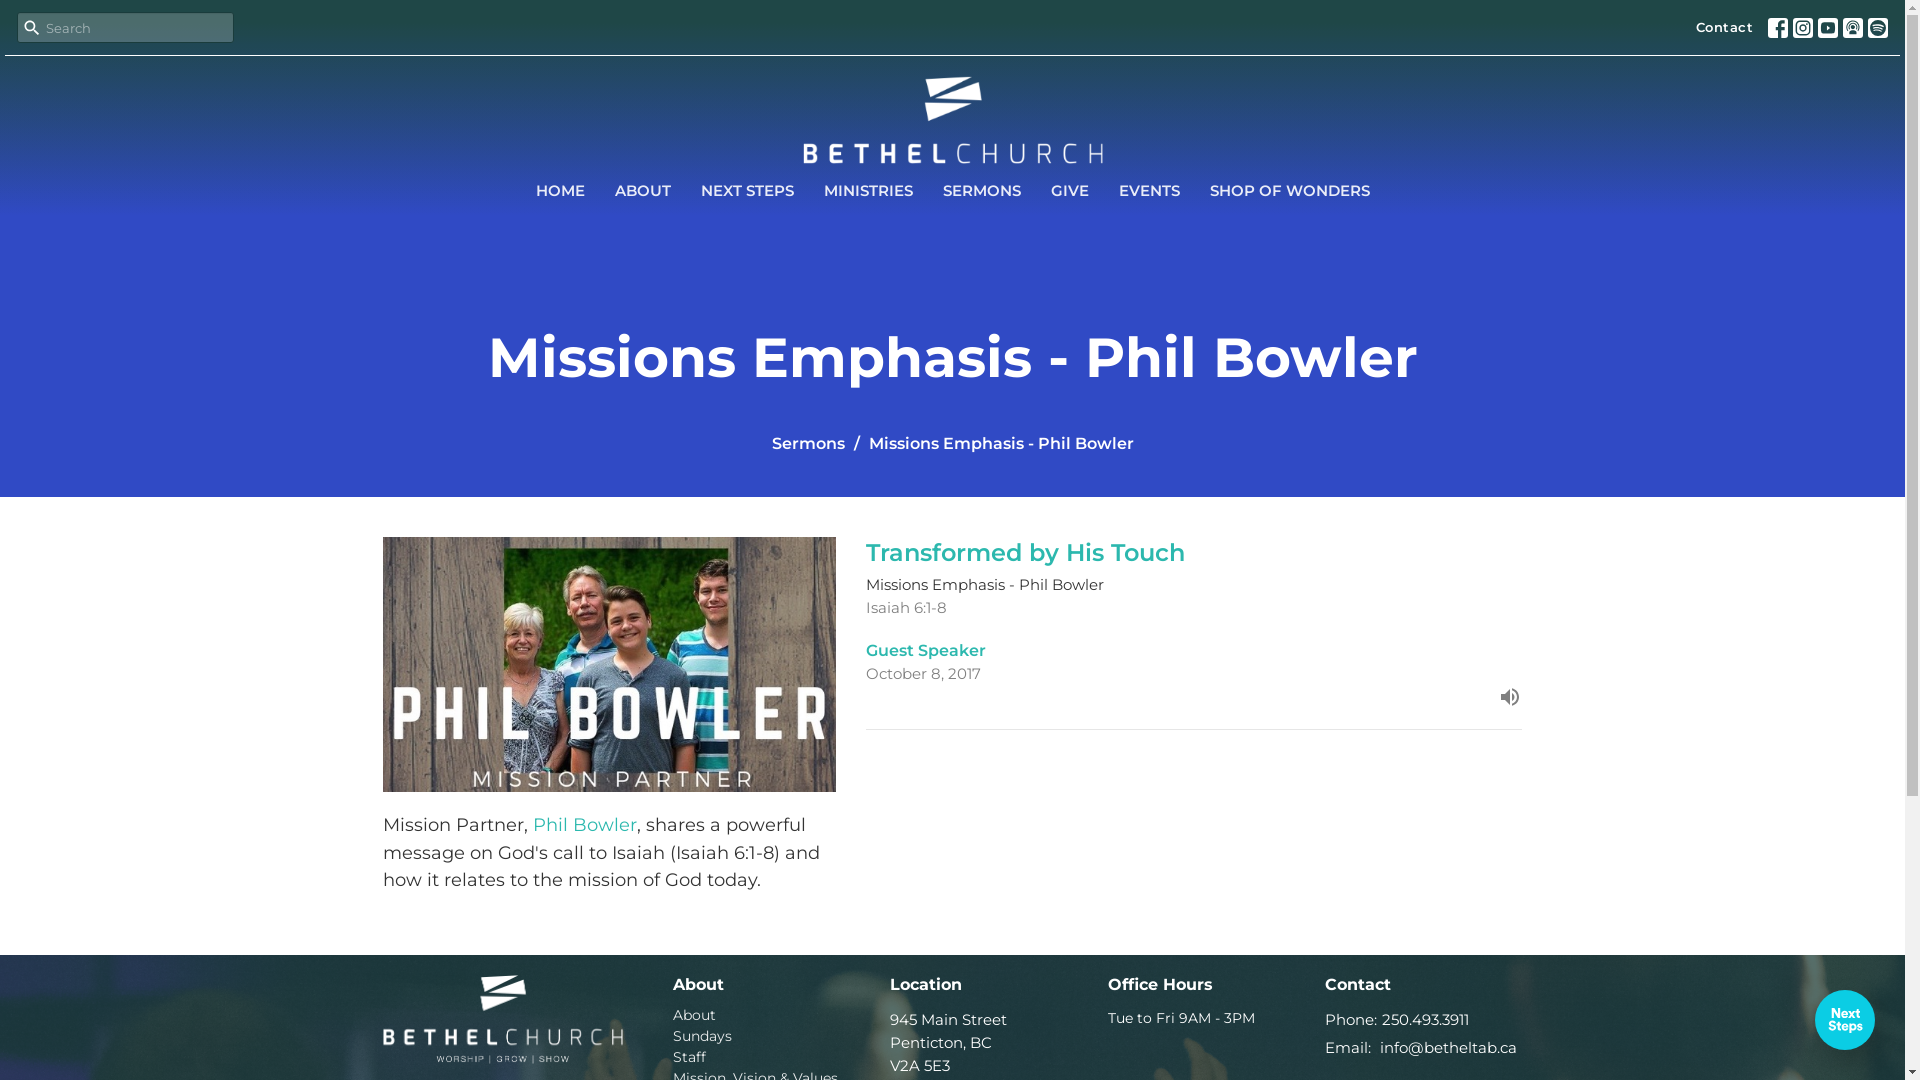  What do you see at coordinates (771, 442) in the screenshot?
I see `'Sermons'` at bounding box center [771, 442].